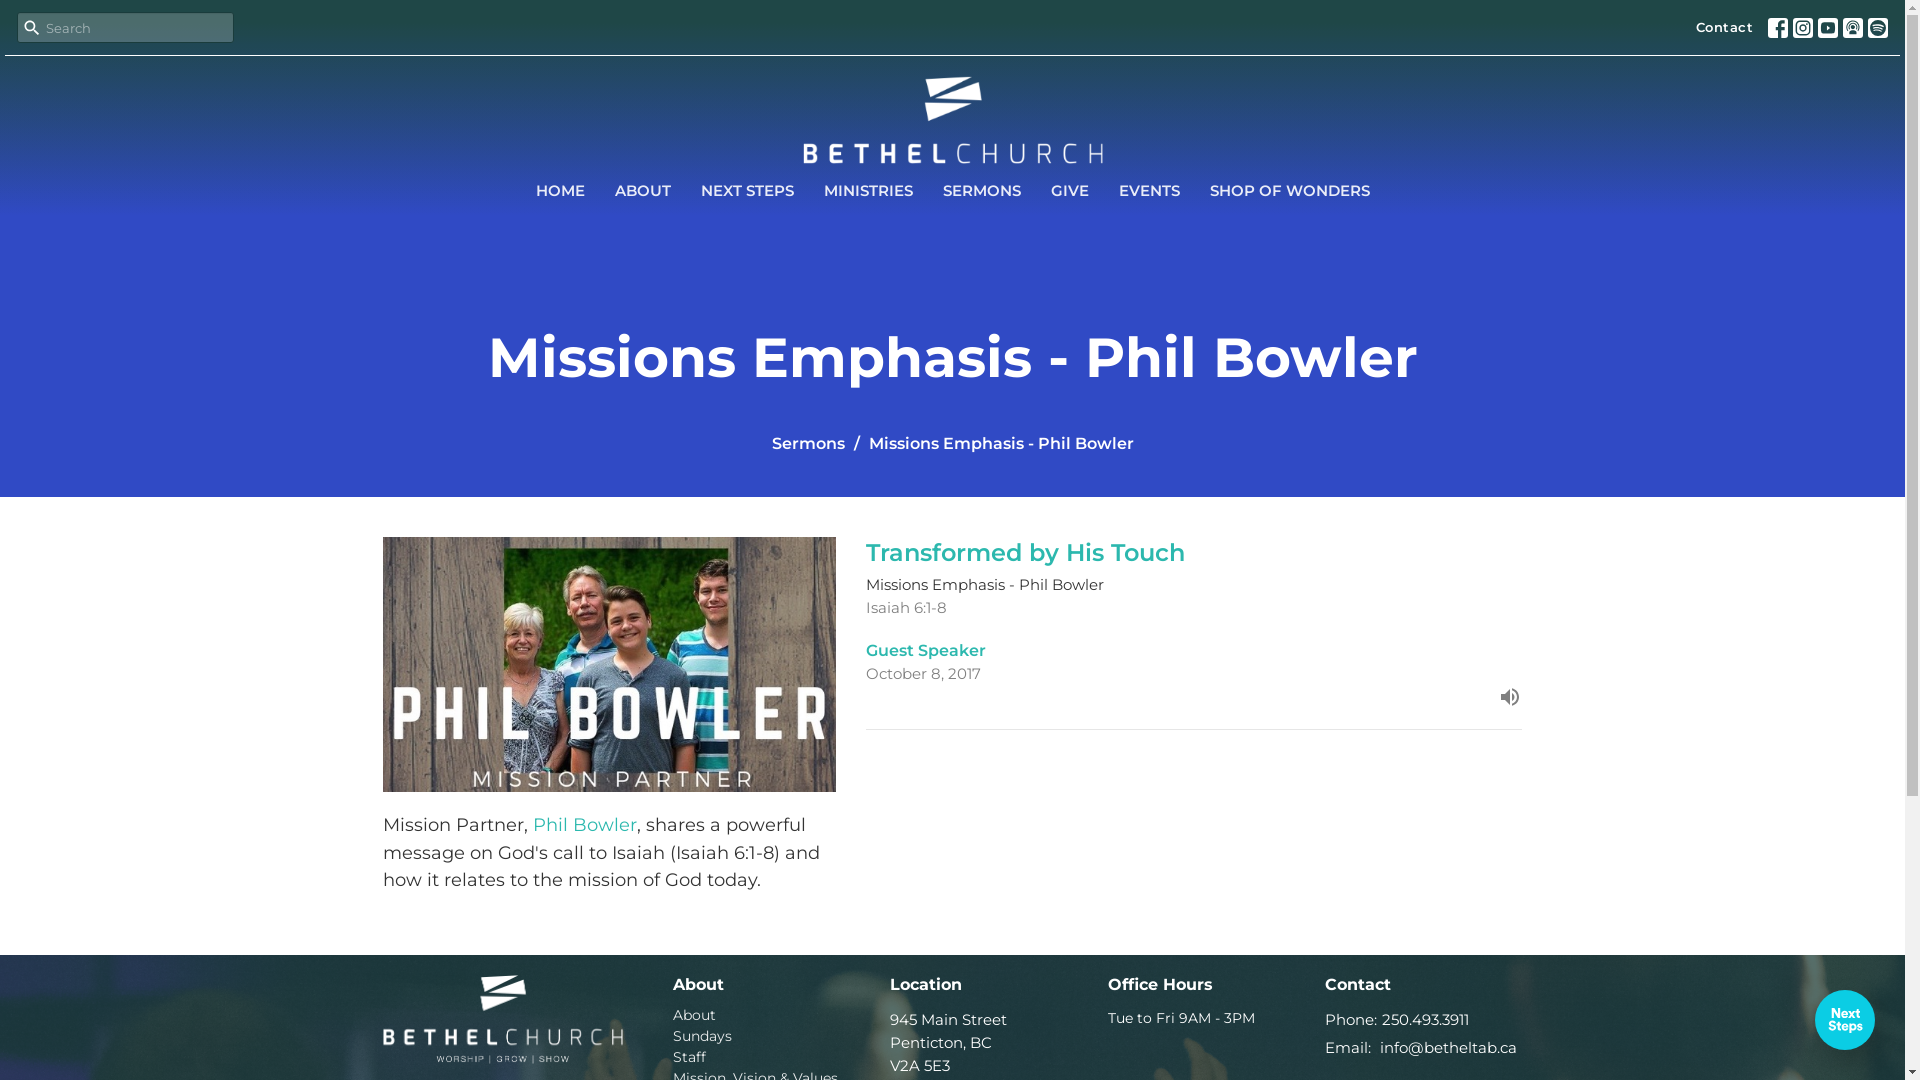  What do you see at coordinates (771, 442) in the screenshot?
I see `'Sermons'` at bounding box center [771, 442].